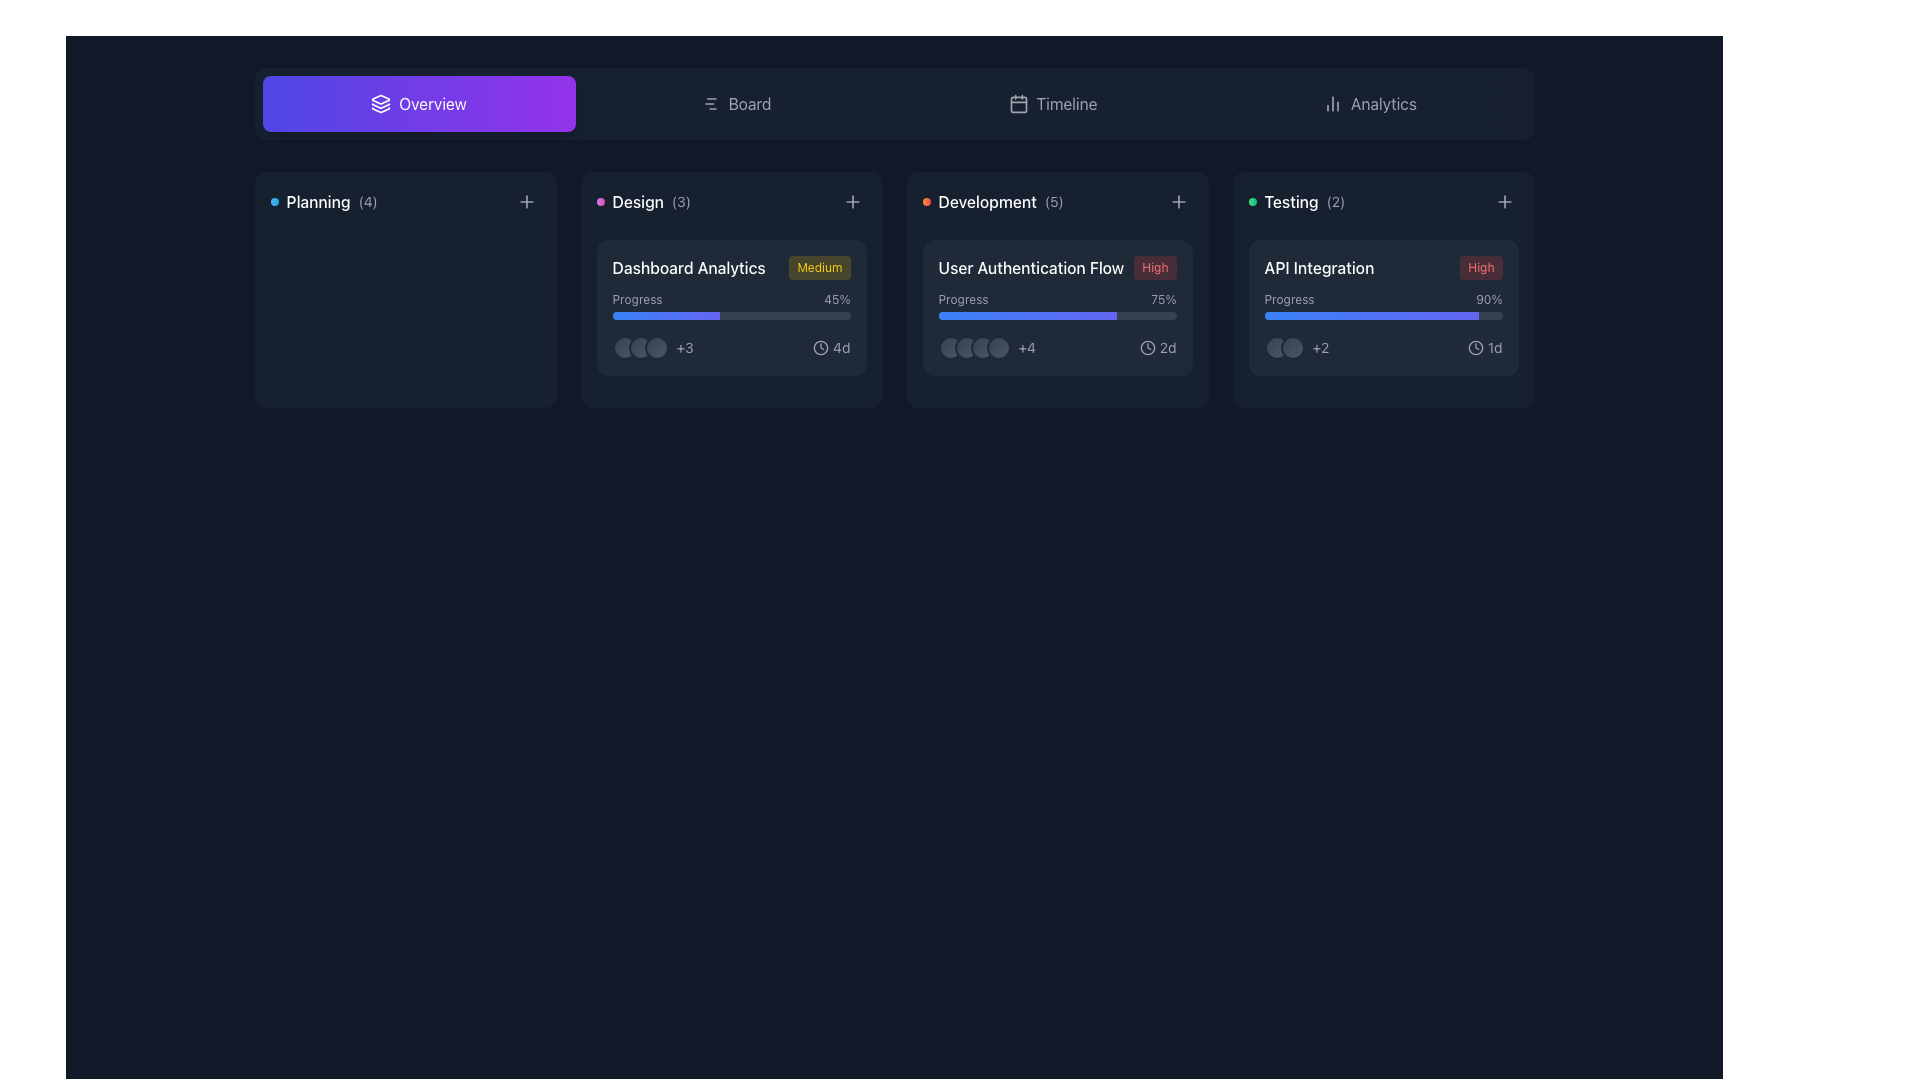  What do you see at coordinates (820, 266) in the screenshot?
I see `the 'Medium' badge, which is a small rectangular element with rounded corners, displaying yellow text against a light yellow background, located in the top-right corner of the 'Dashboard Analytics' card under the 'Design' category` at bounding box center [820, 266].